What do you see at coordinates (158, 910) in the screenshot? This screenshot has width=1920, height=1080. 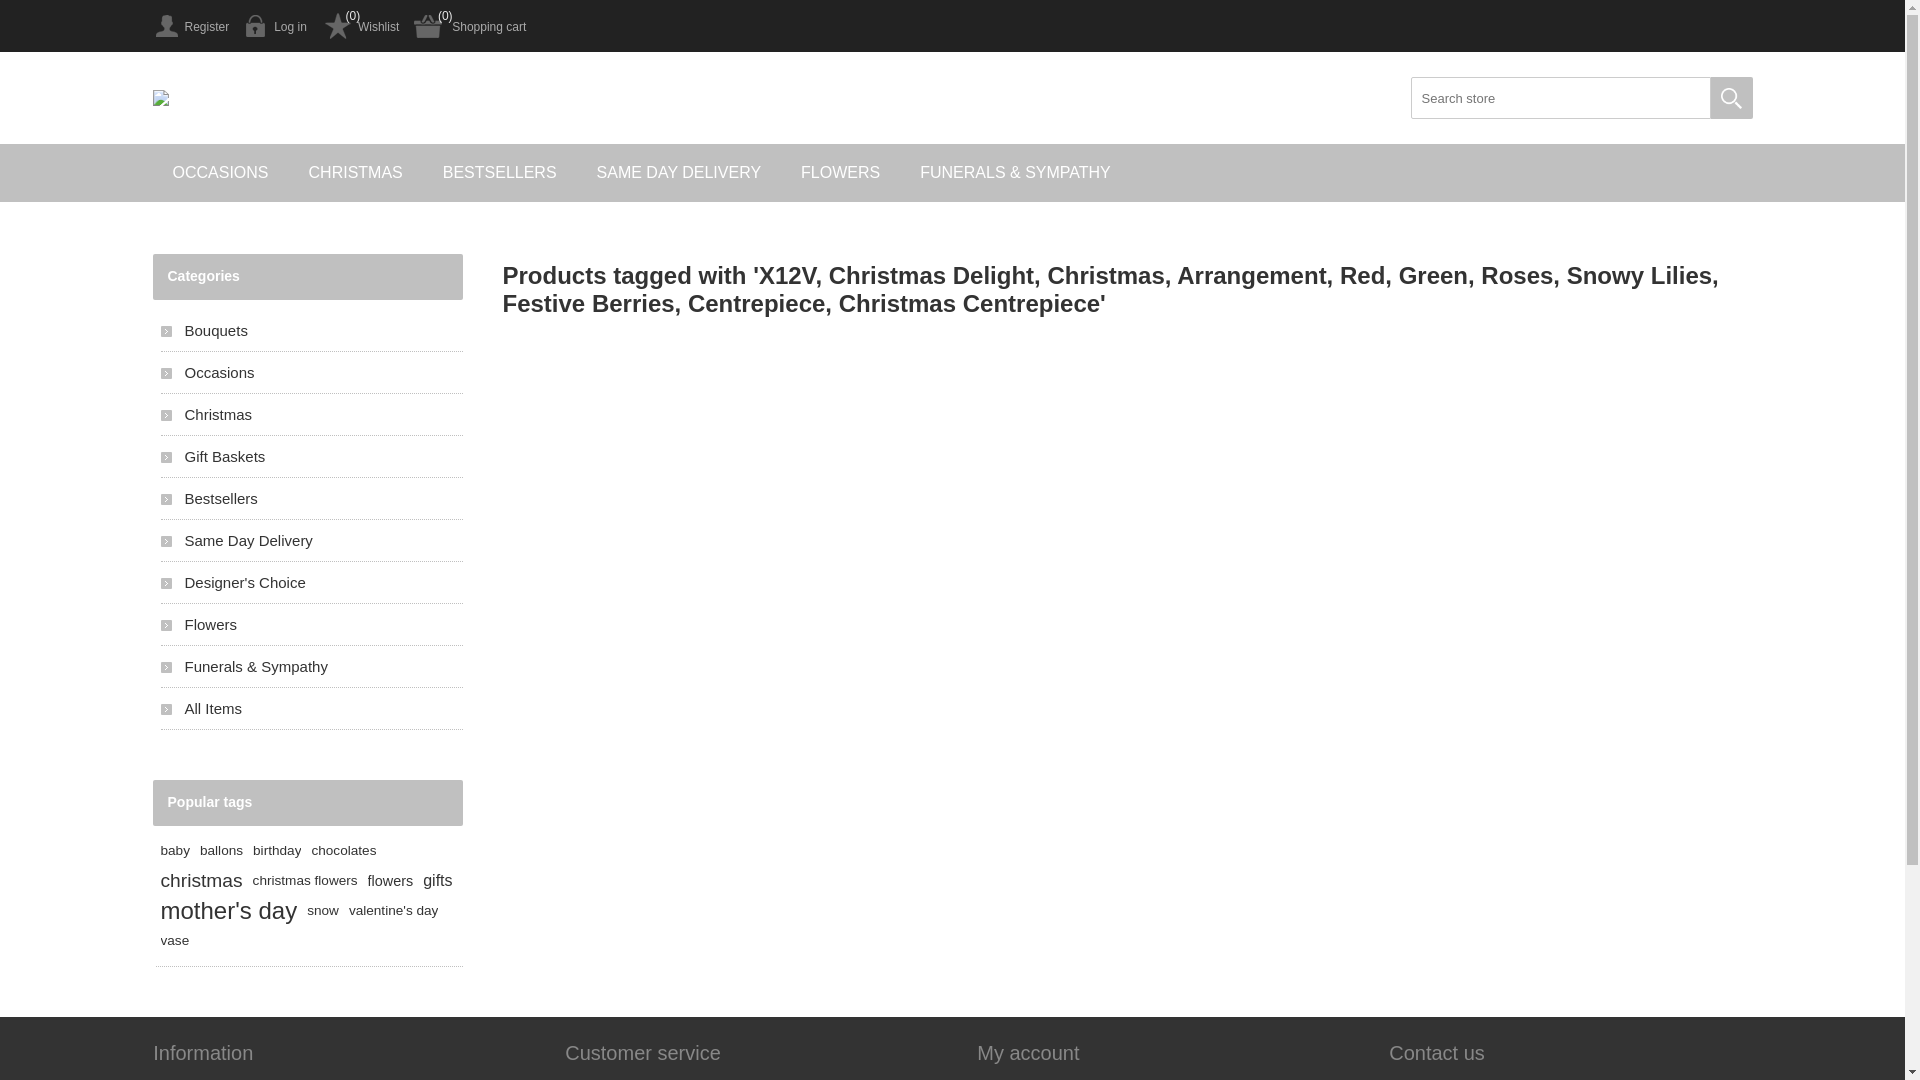 I see `'mother's day'` at bounding box center [158, 910].